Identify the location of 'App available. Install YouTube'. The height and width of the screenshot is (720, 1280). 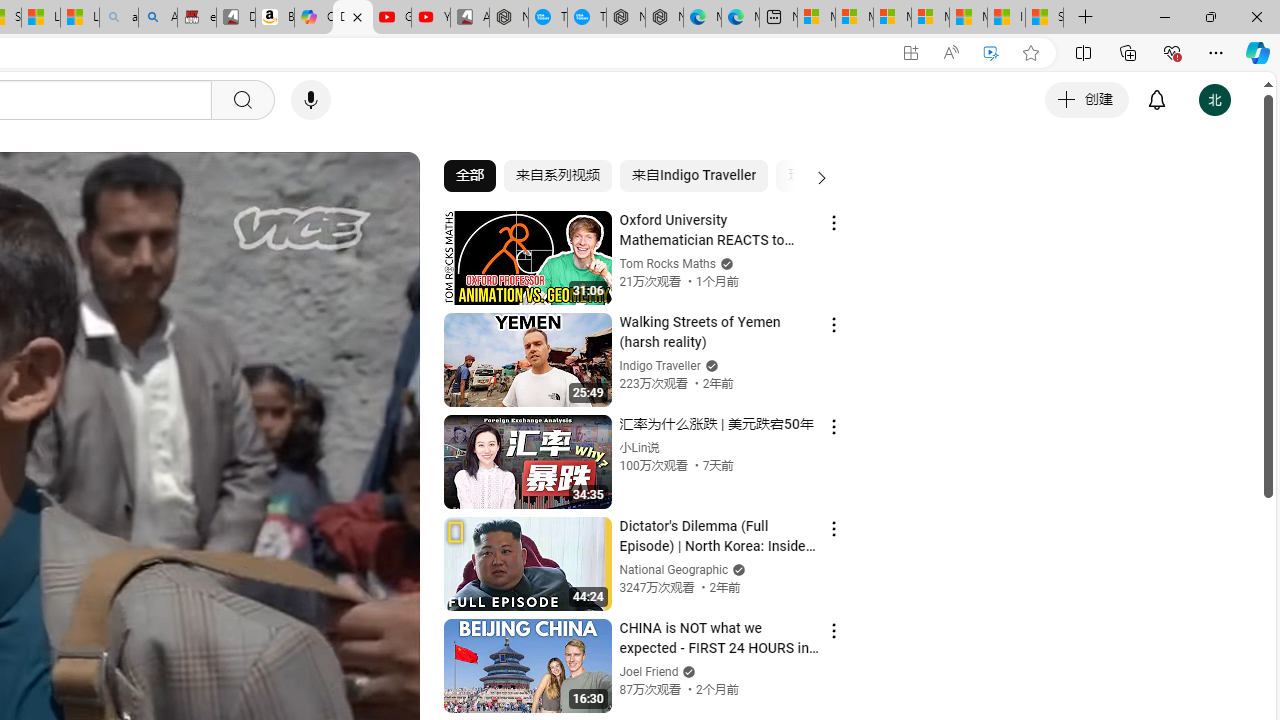
(909, 52).